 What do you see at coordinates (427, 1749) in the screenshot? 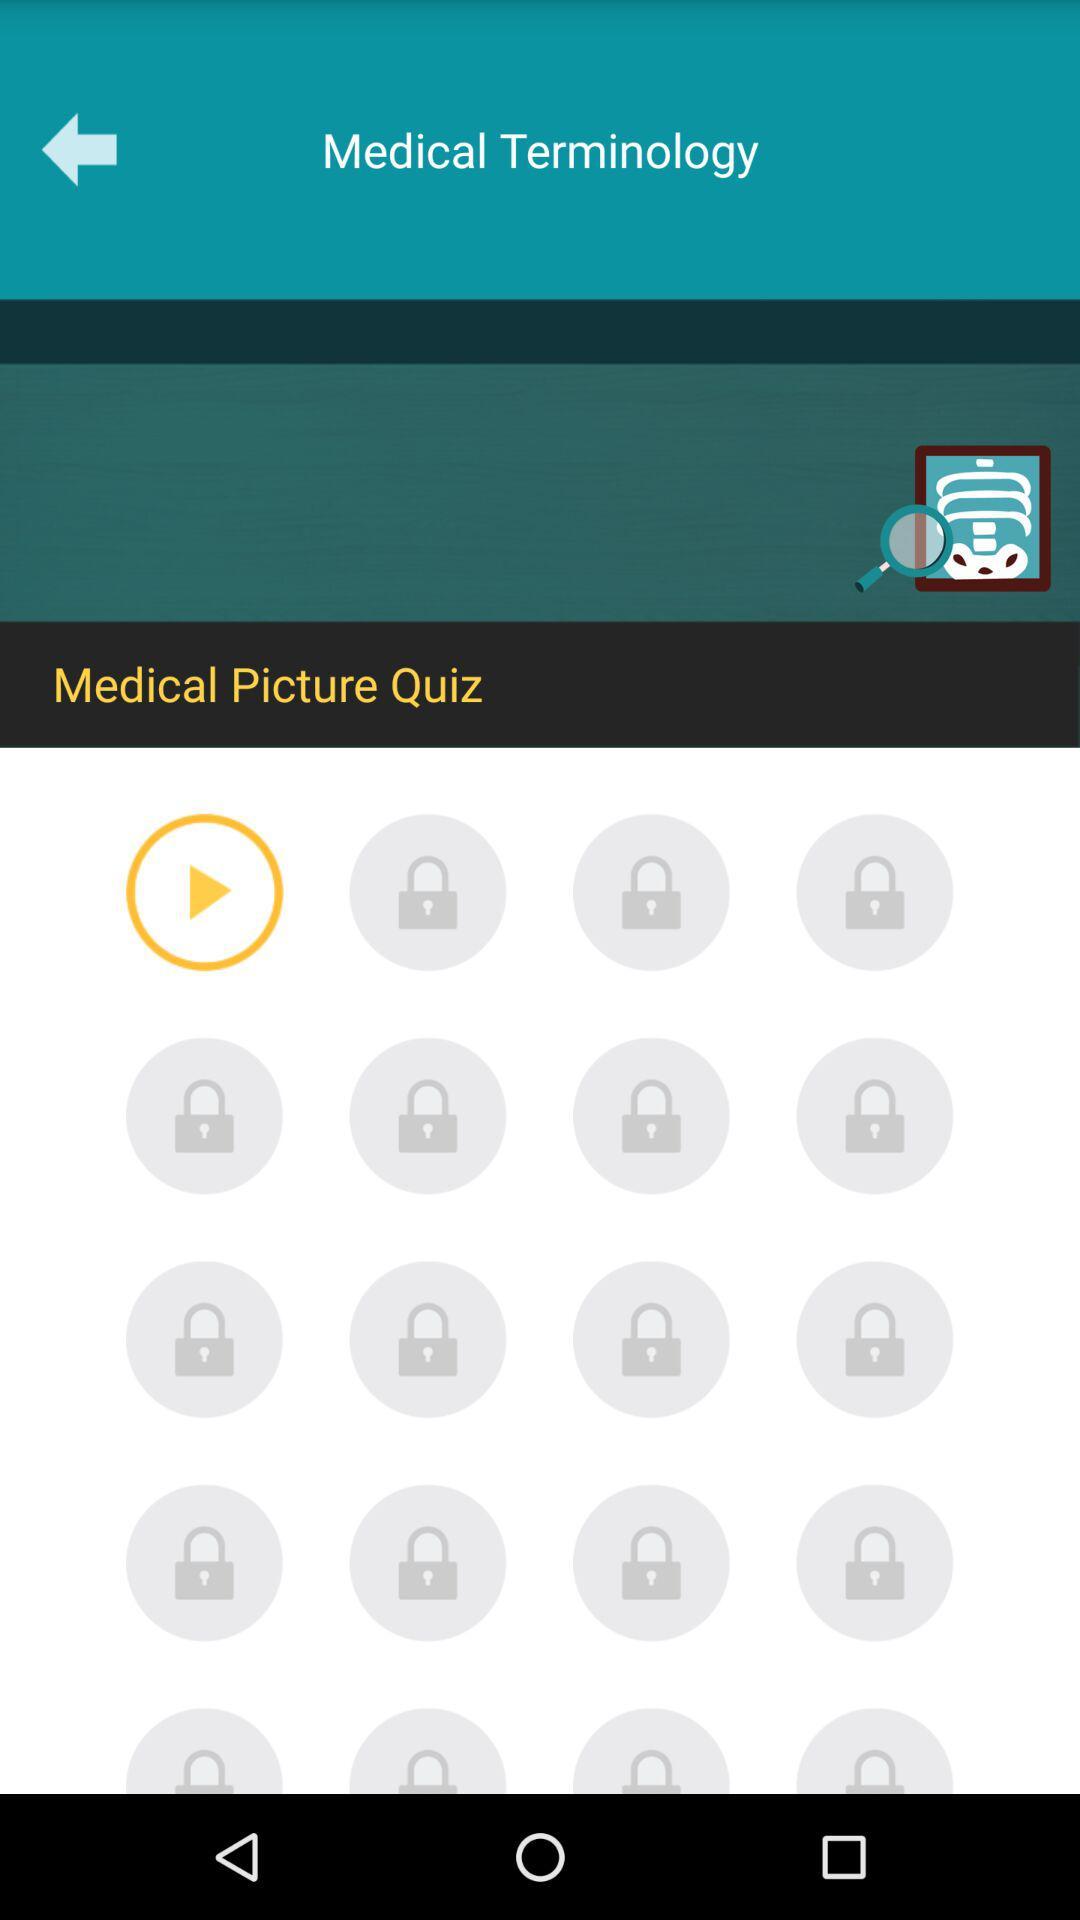
I see `locked button` at bounding box center [427, 1749].